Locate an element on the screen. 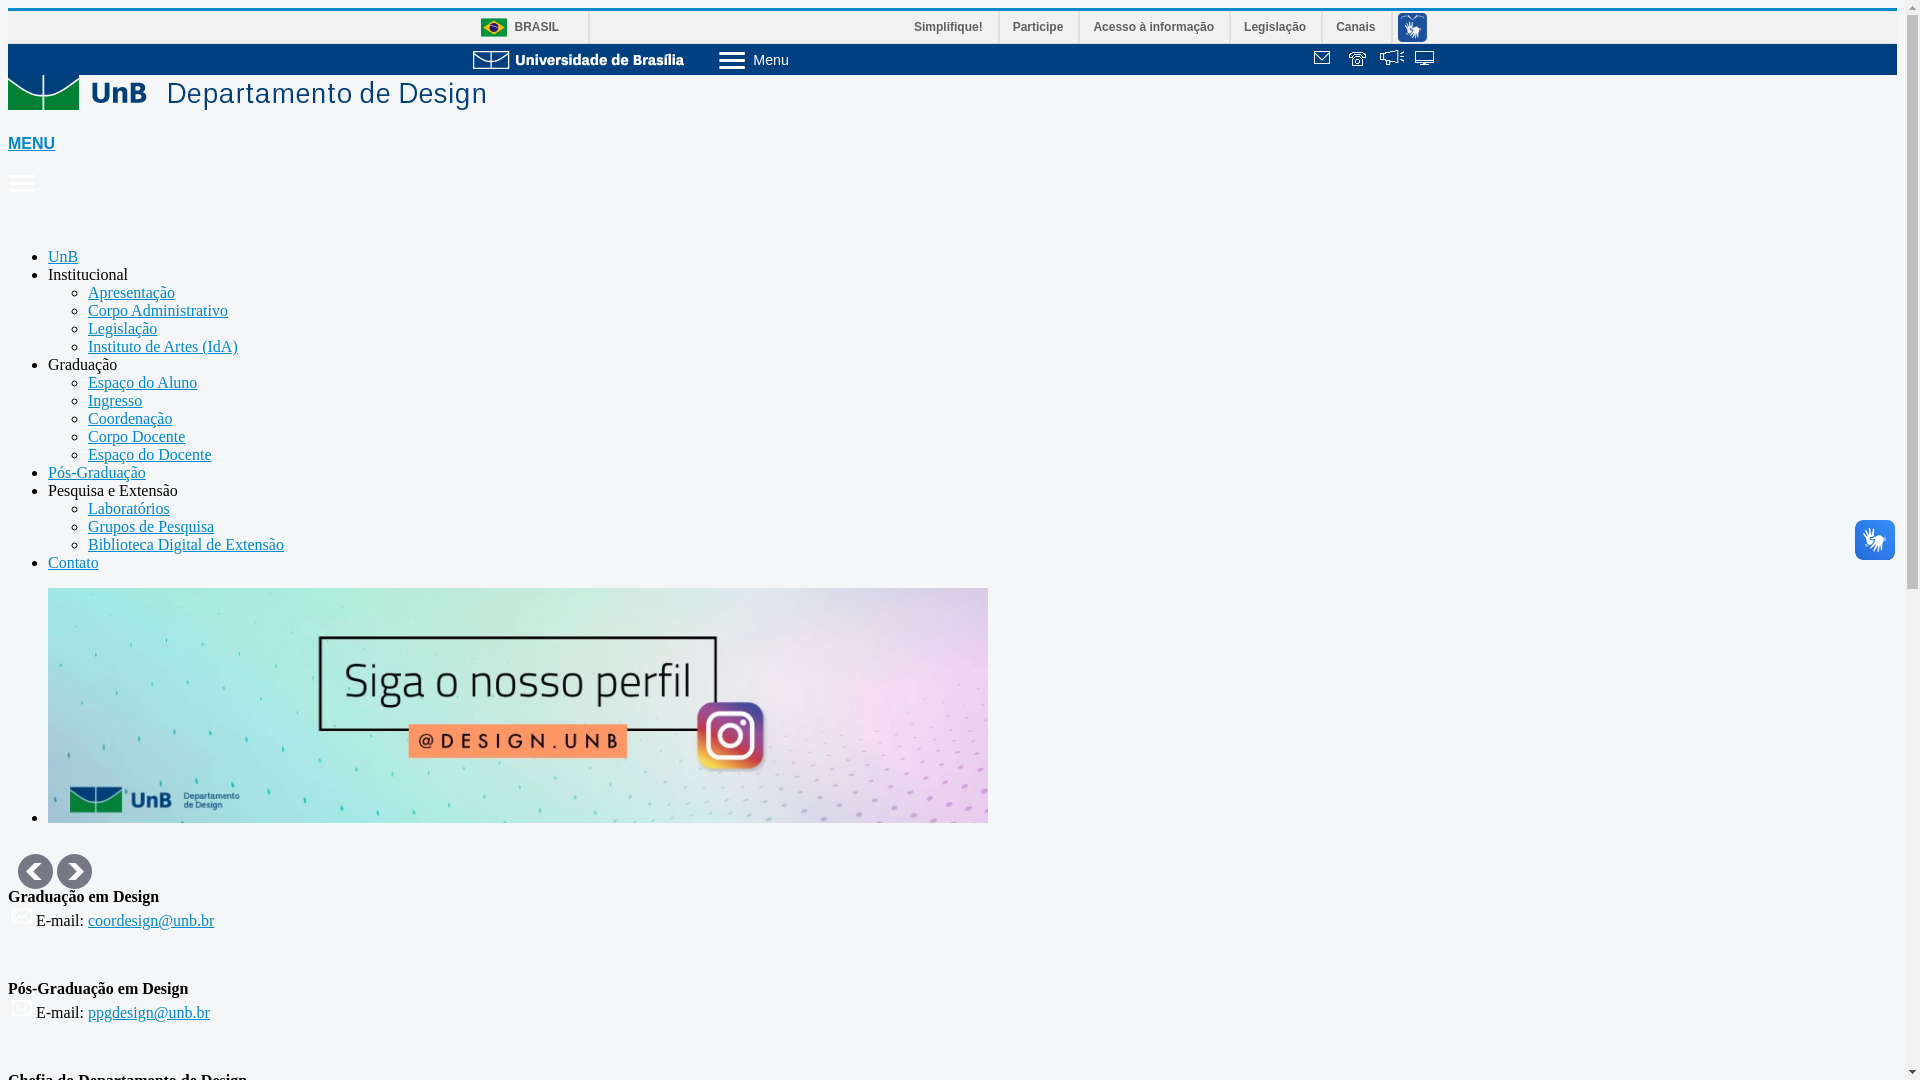 Image resolution: width=1920 pixels, height=1080 pixels. 'ppgdesign@unb.br' is located at coordinates (147, 1012).